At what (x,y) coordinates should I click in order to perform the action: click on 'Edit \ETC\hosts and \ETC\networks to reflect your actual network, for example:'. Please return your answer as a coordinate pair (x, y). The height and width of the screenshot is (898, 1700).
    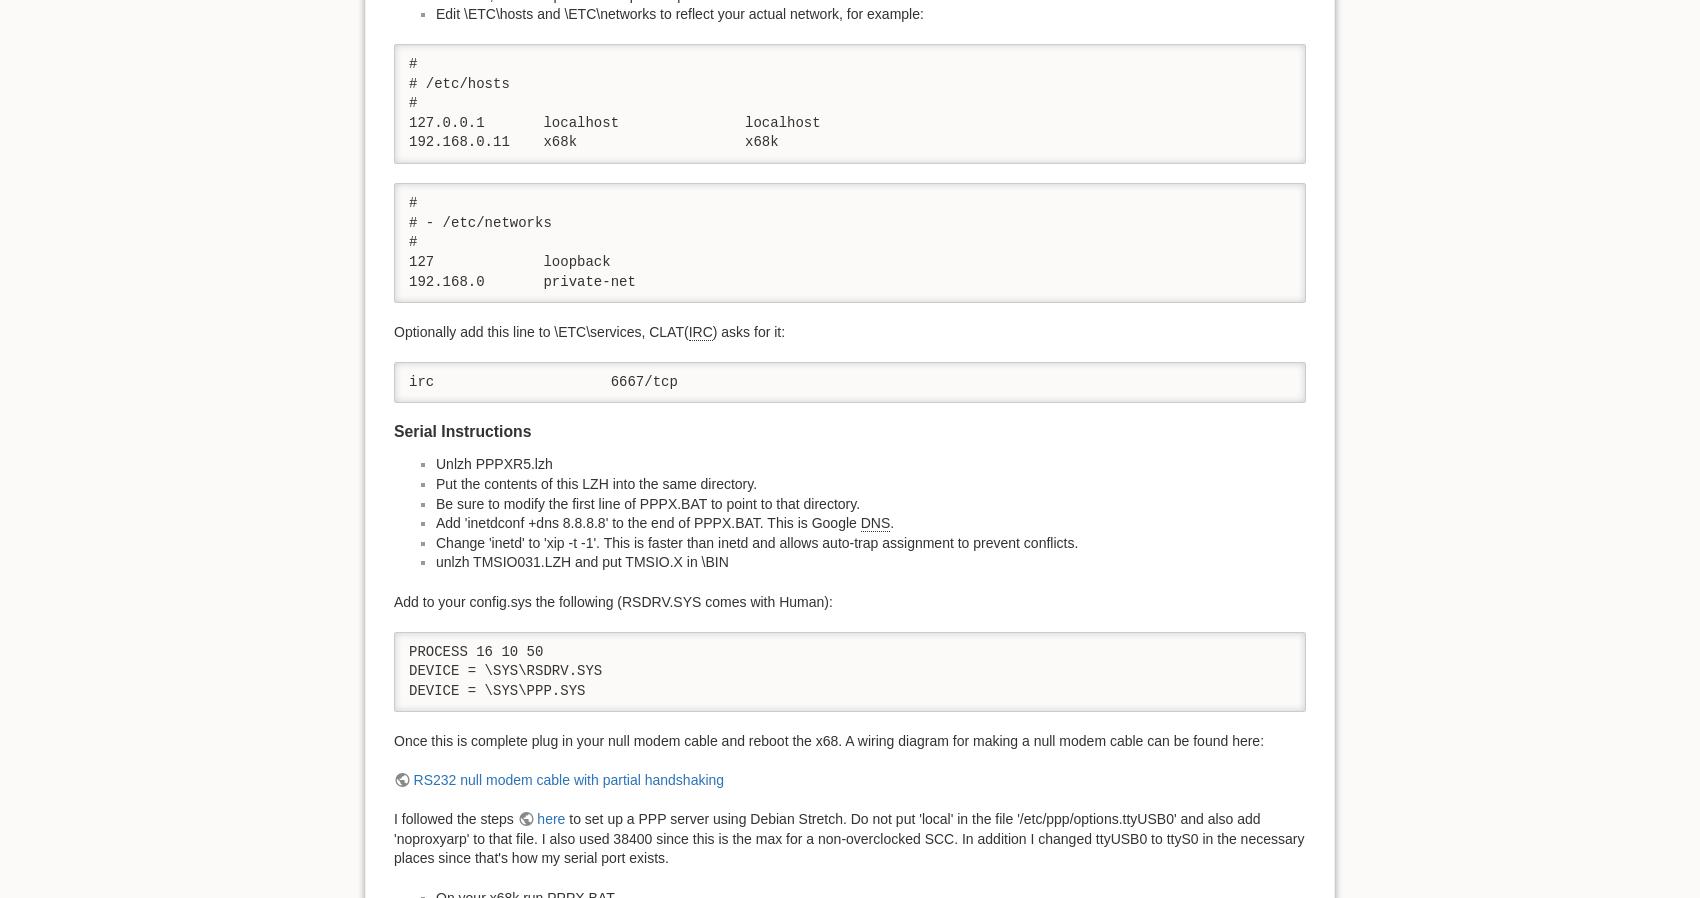
    Looking at the image, I should click on (679, 13).